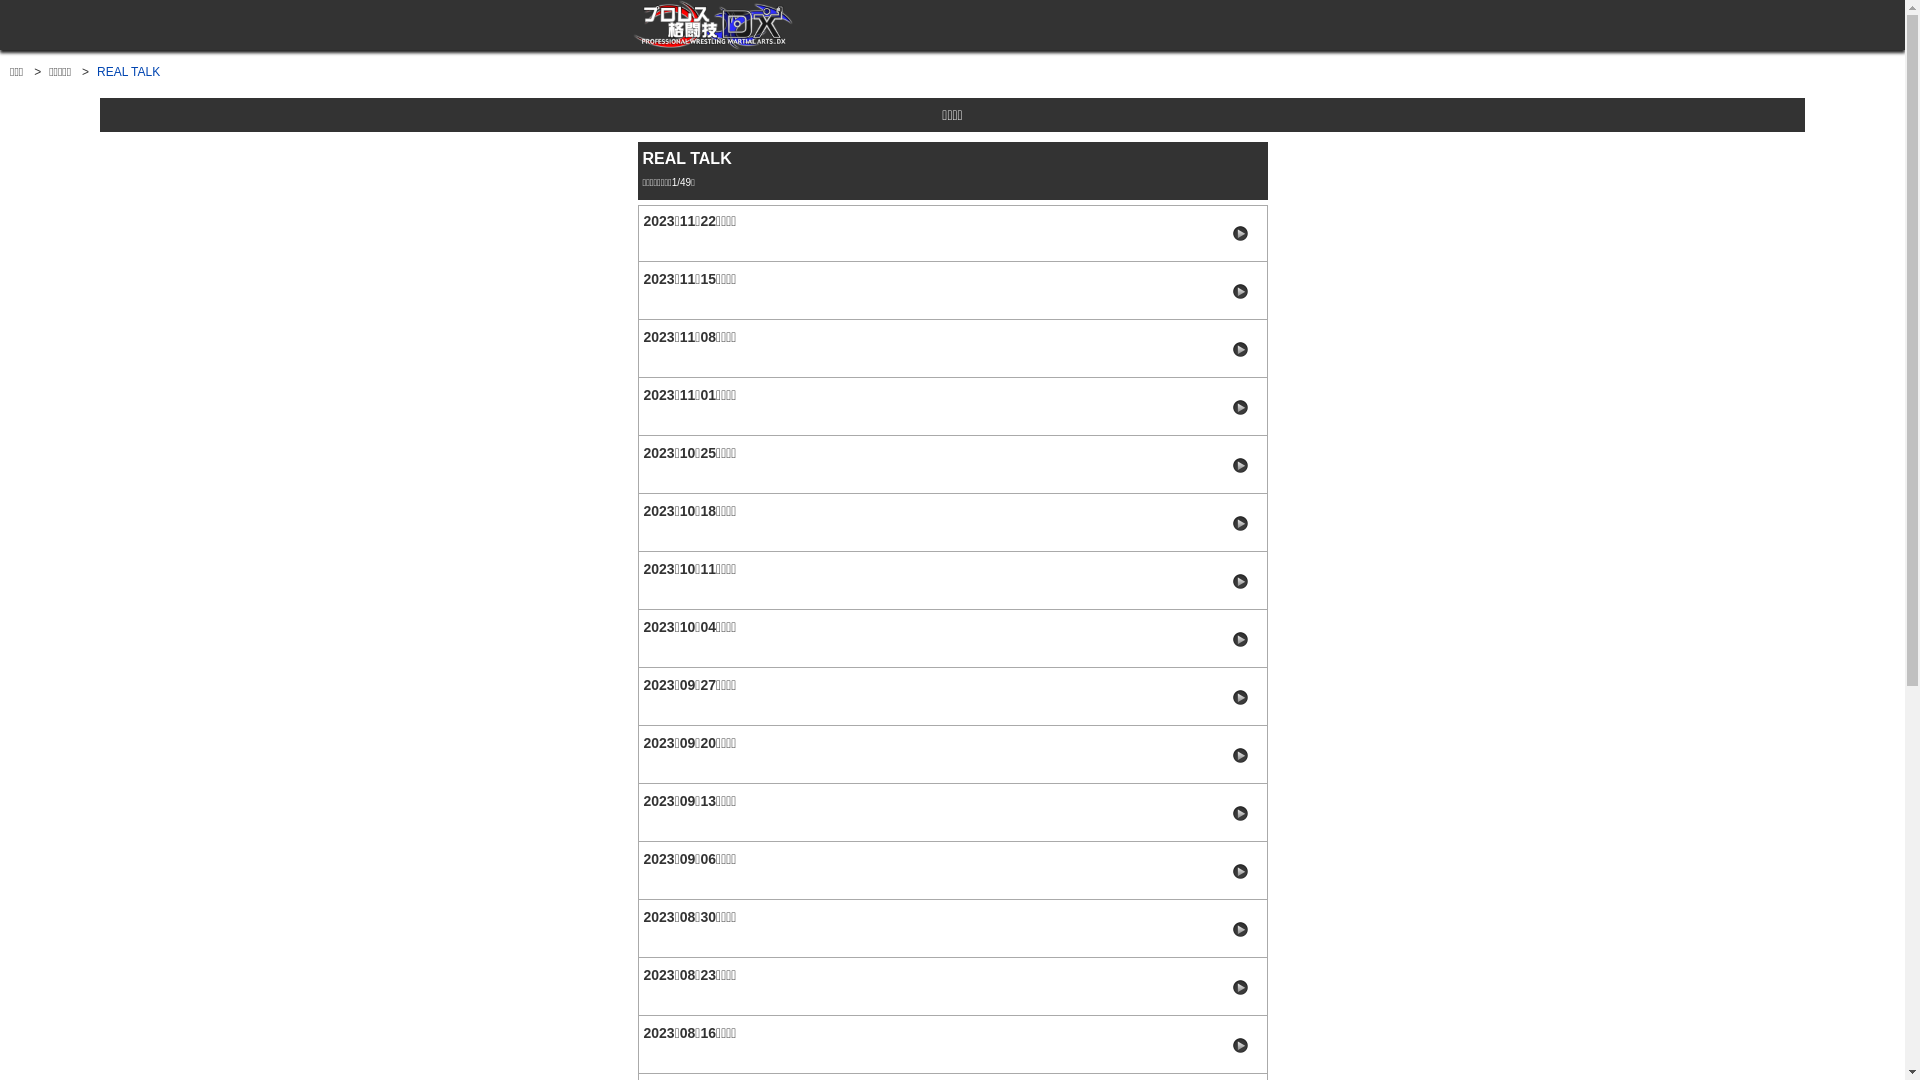 This screenshot has width=1920, height=1080. Describe the element at coordinates (95, 71) in the screenshot. I see `'REAL TALK'` at that location.